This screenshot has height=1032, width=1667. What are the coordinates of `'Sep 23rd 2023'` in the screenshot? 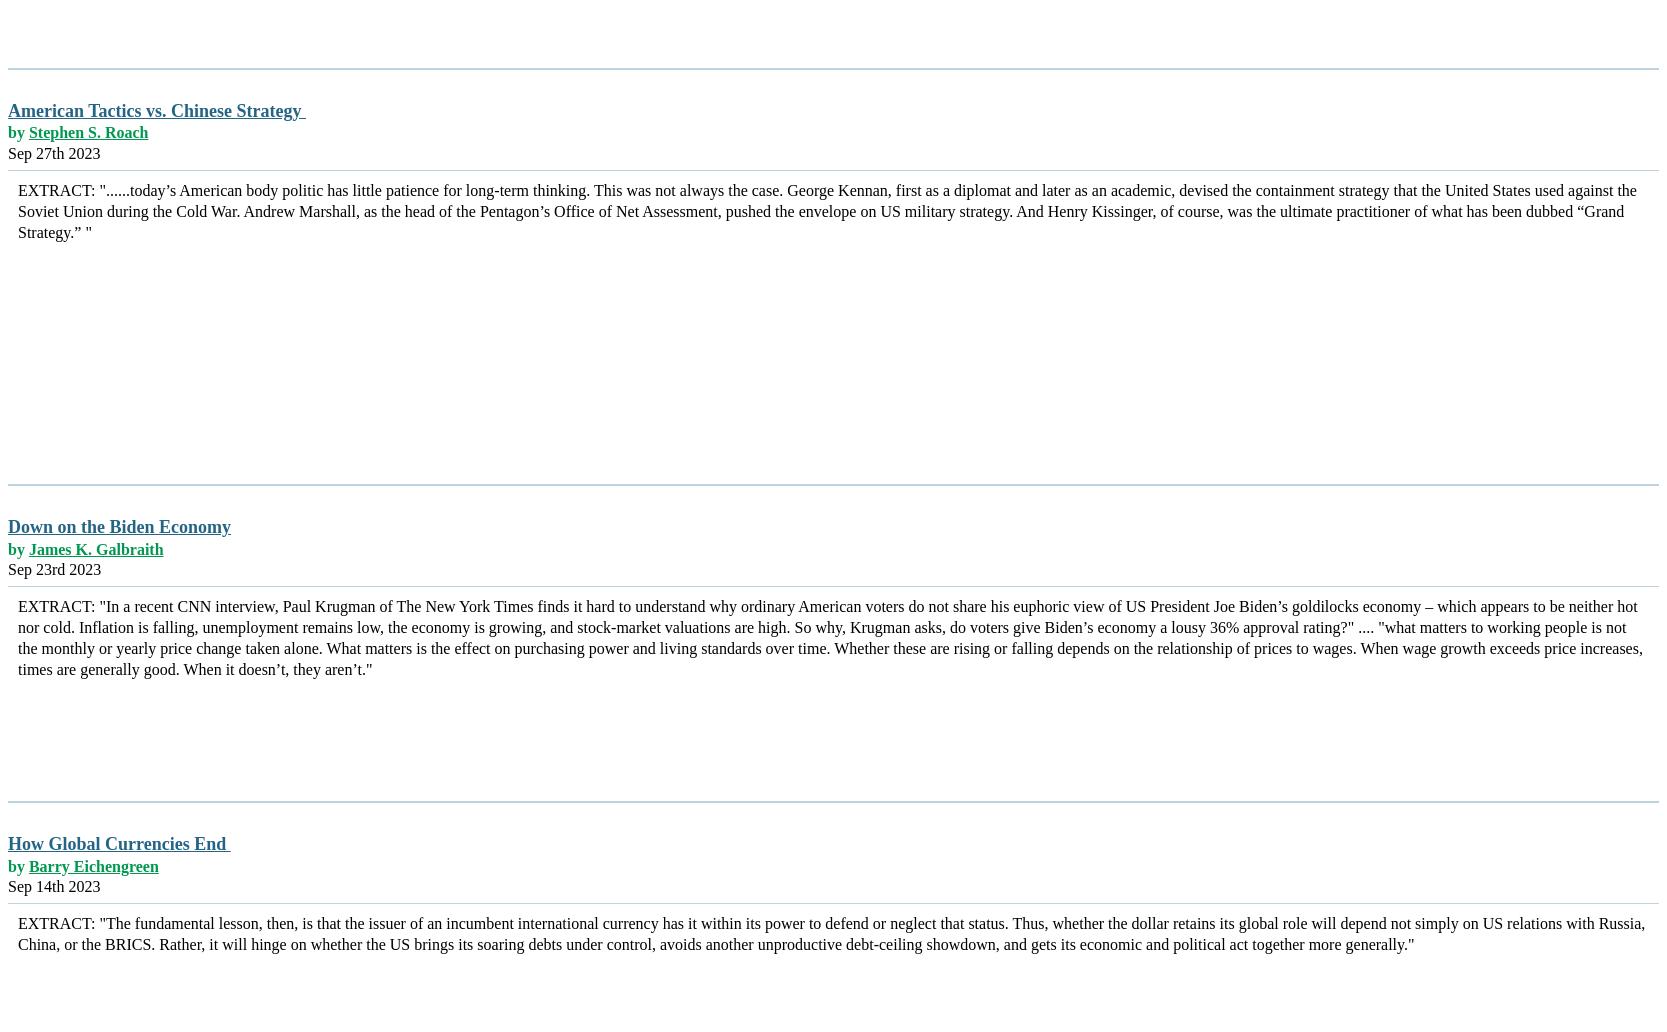 It's located at (54, 569).